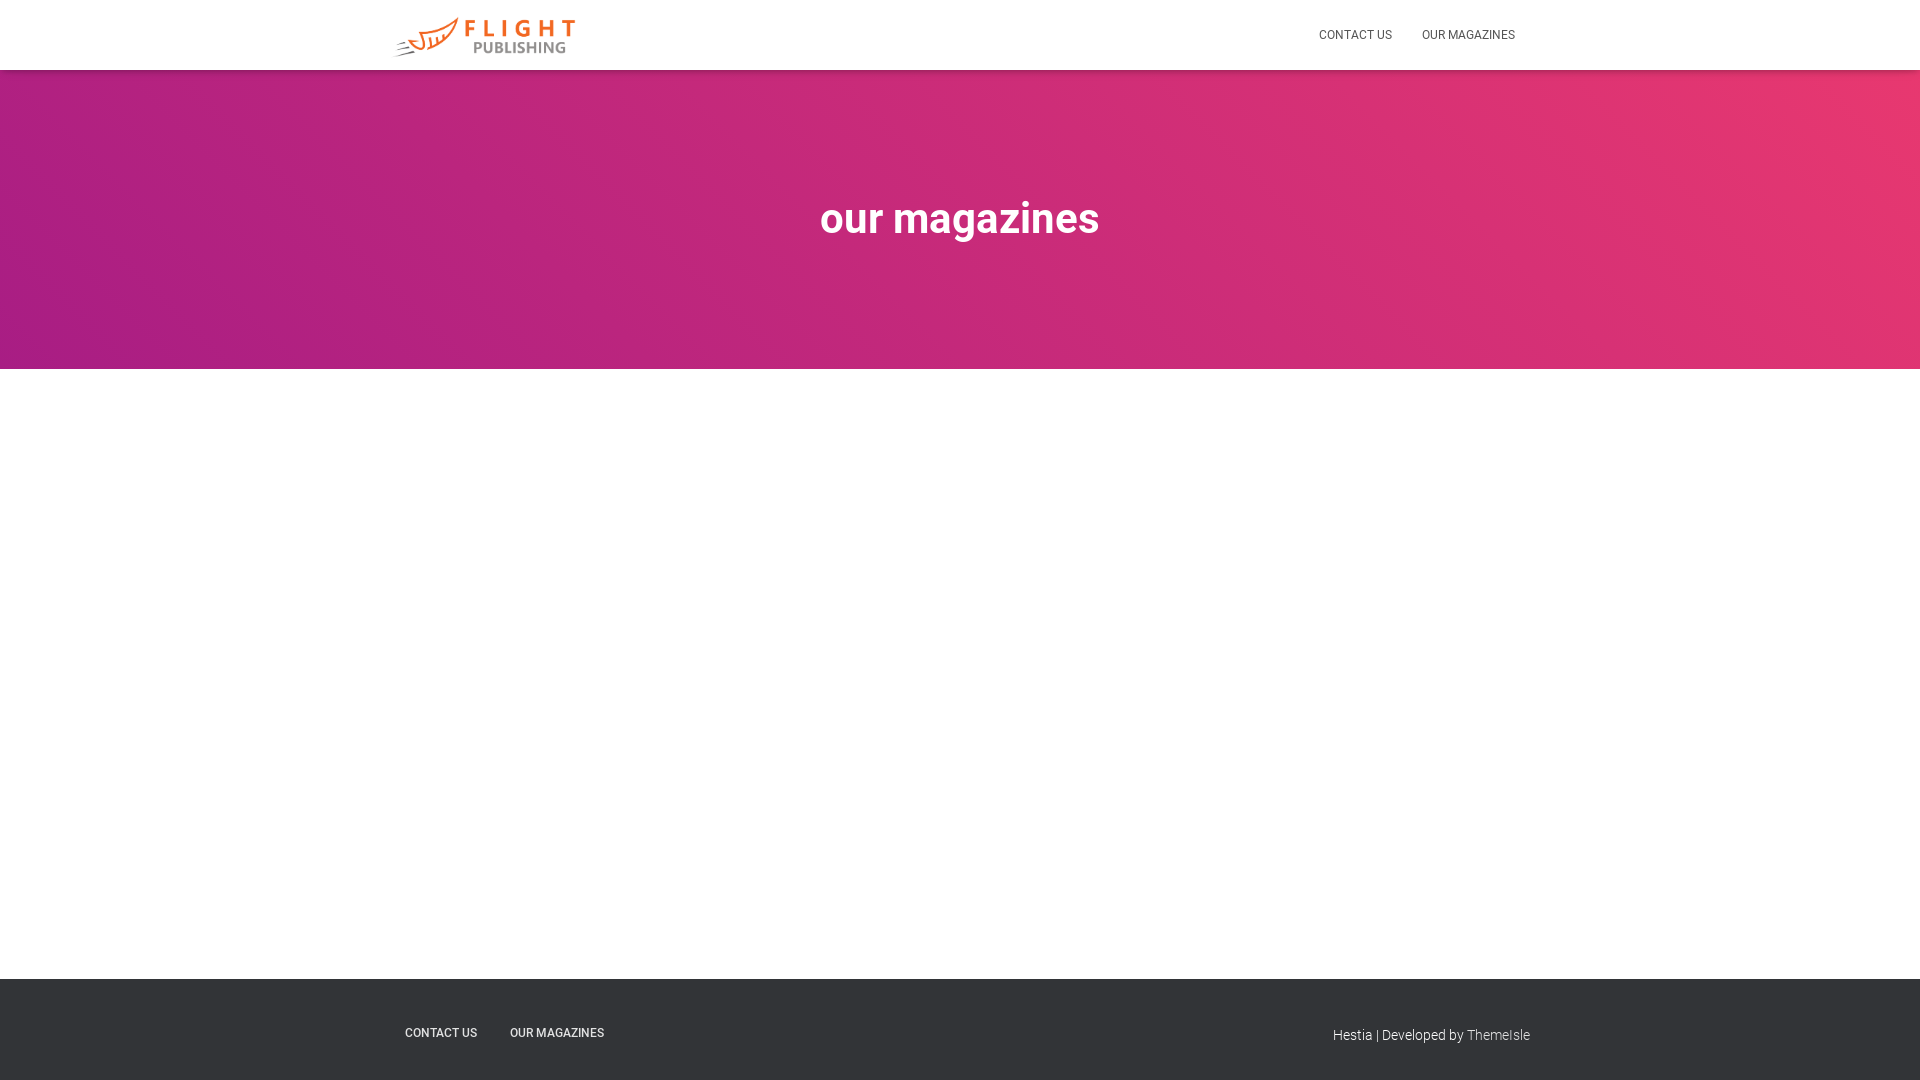 The image size is (1920, 1080). What do you see at coordinates (1468, 34) in the screenshot?
I see `'OUR MAGAZINES'` at bounding box center [1468, 34].